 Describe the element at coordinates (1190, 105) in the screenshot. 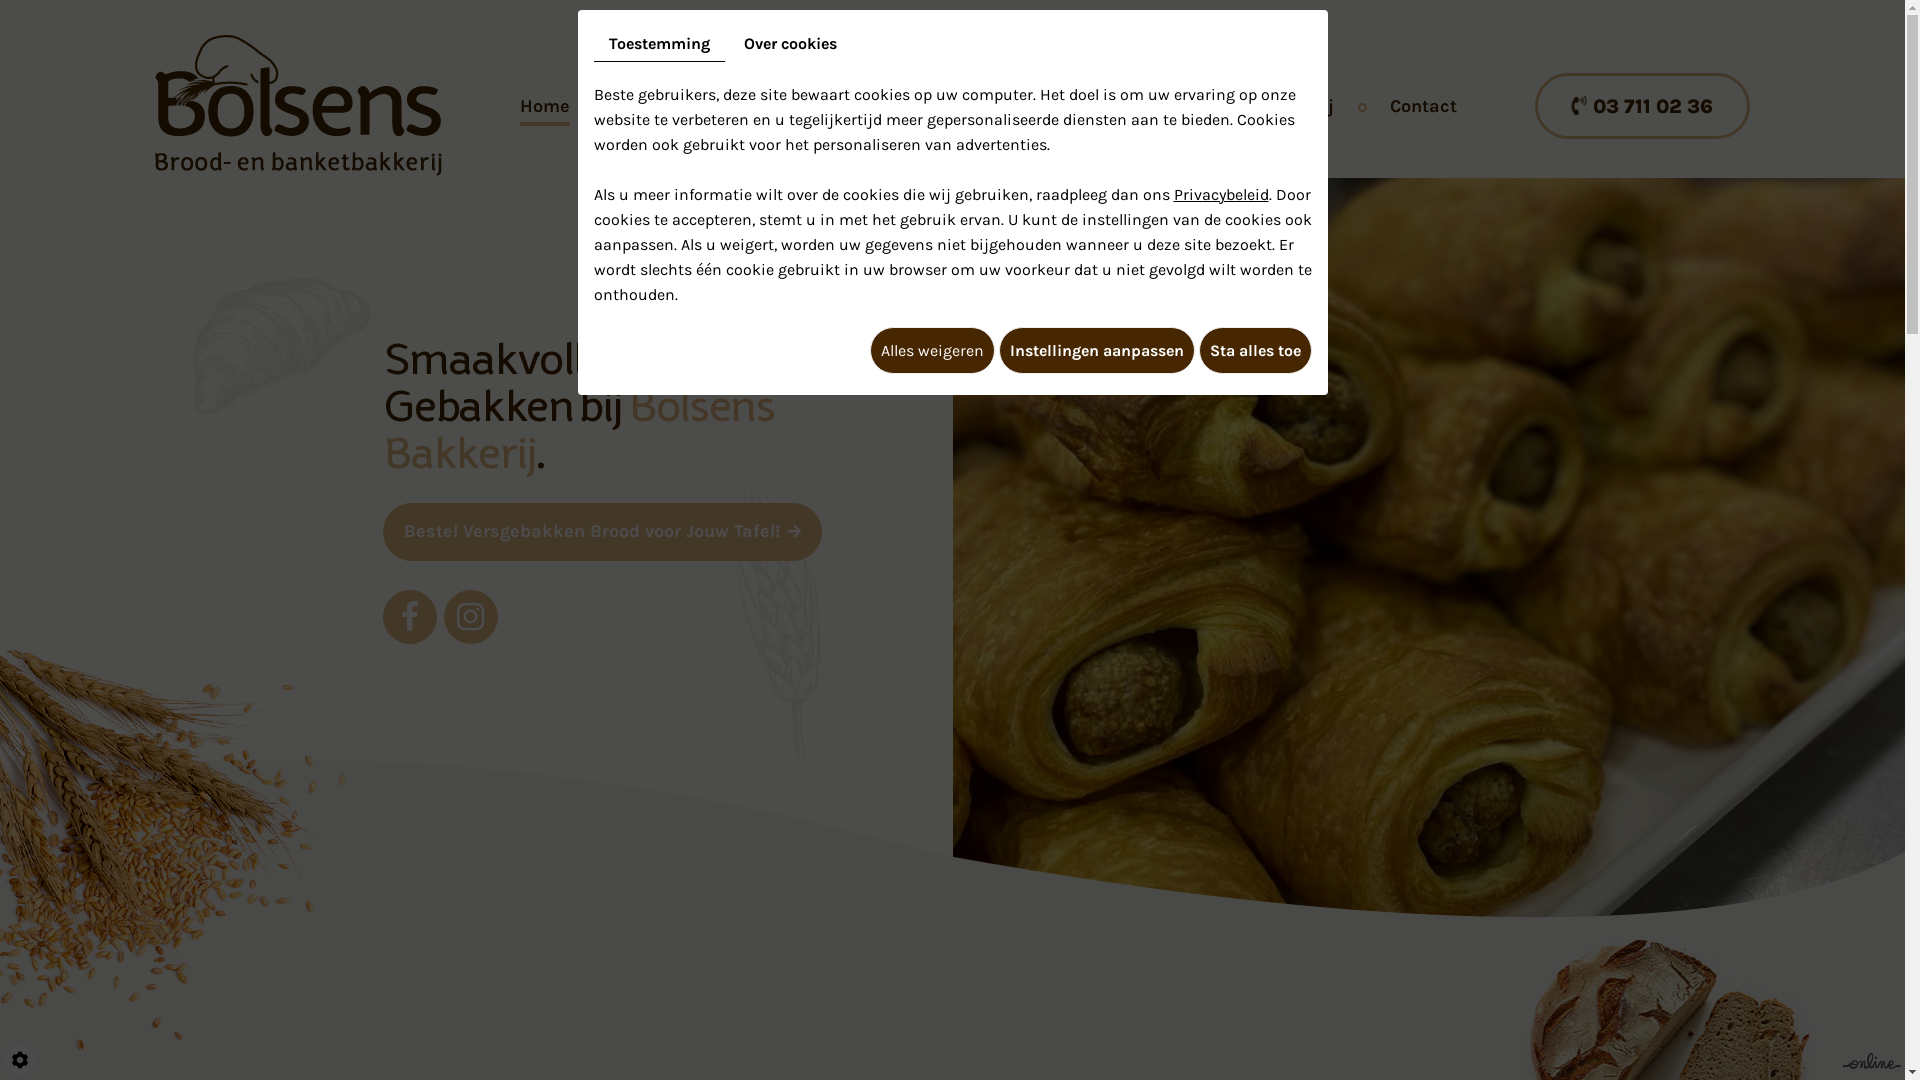

I see `'Nieuws'` at that location.